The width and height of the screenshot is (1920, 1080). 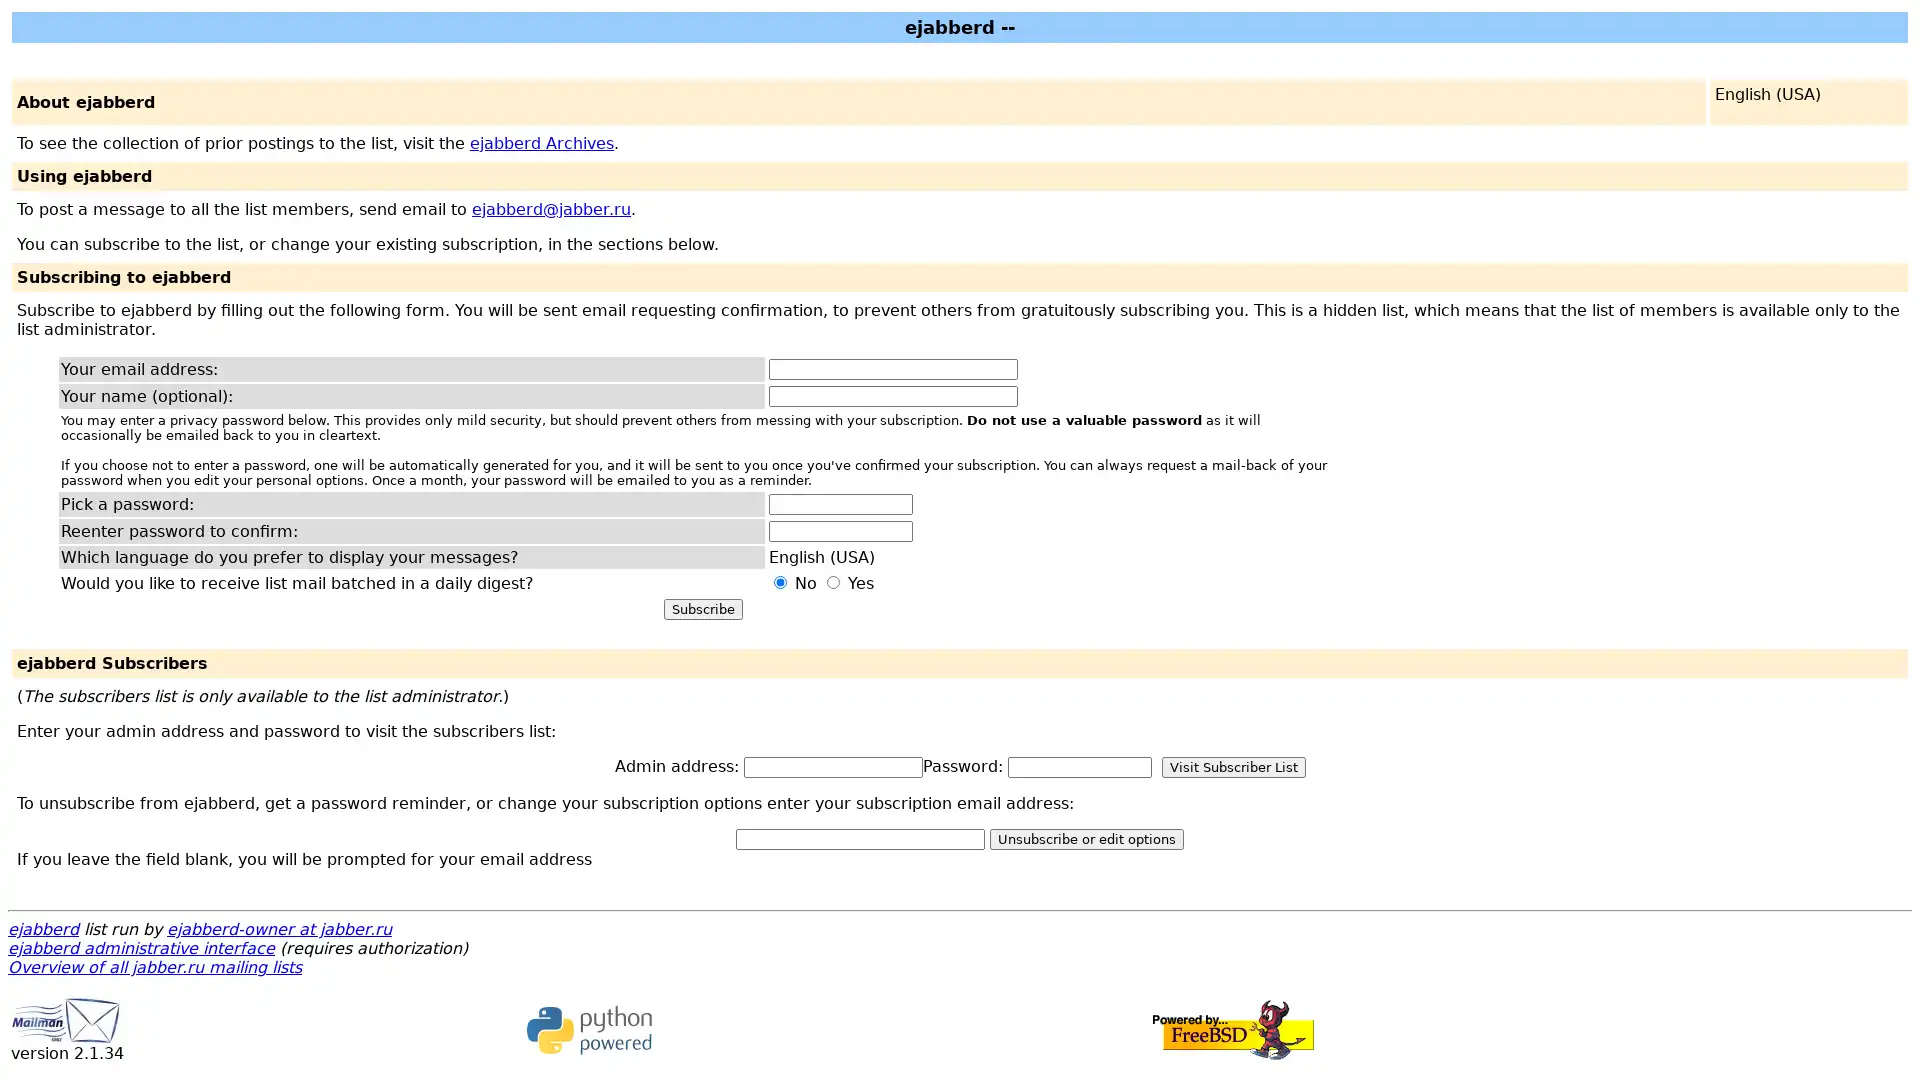 What do you see at coordinates (702, 608) in the screenshot?
I see `Subscribe` at bounding box center [702, 608].